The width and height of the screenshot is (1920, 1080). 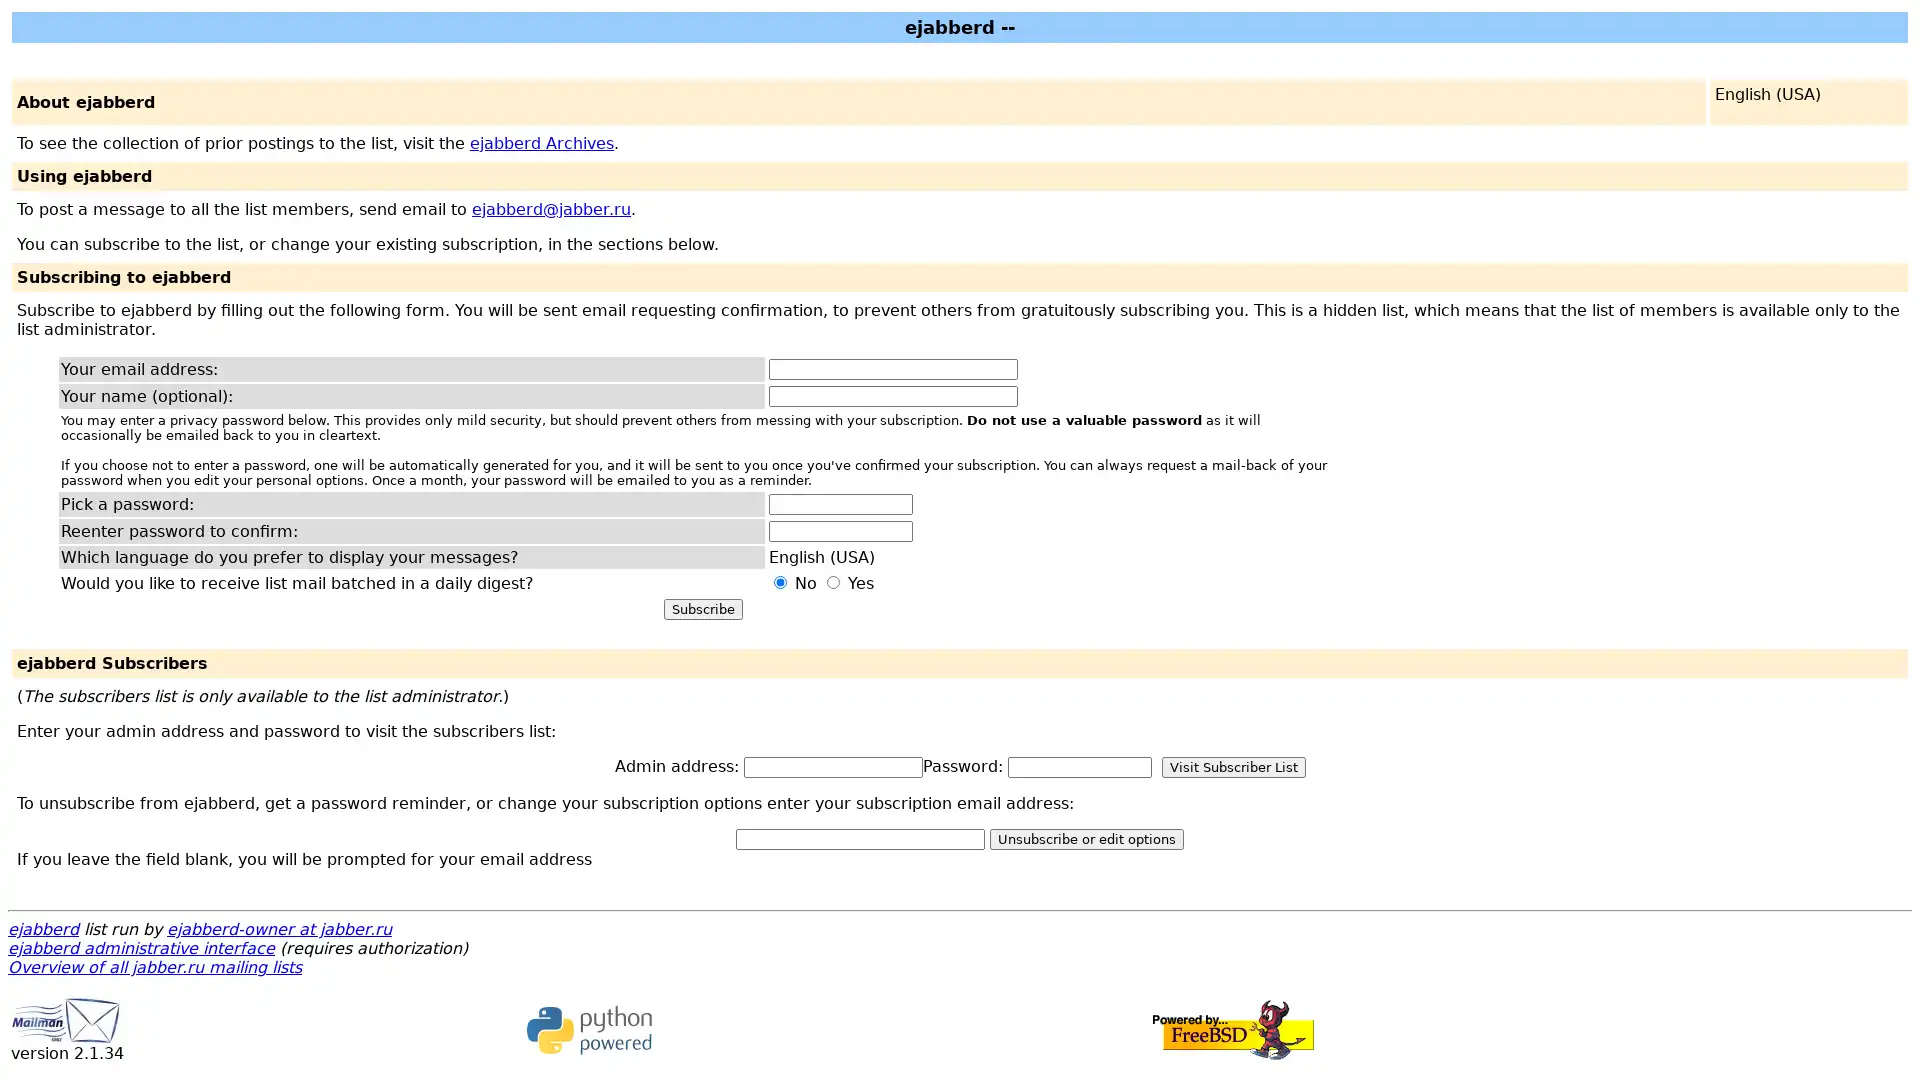 What do you see at coordinates (702, 608) in the screenshot?
I see `Subscribe` at bounding box center [702, 608].